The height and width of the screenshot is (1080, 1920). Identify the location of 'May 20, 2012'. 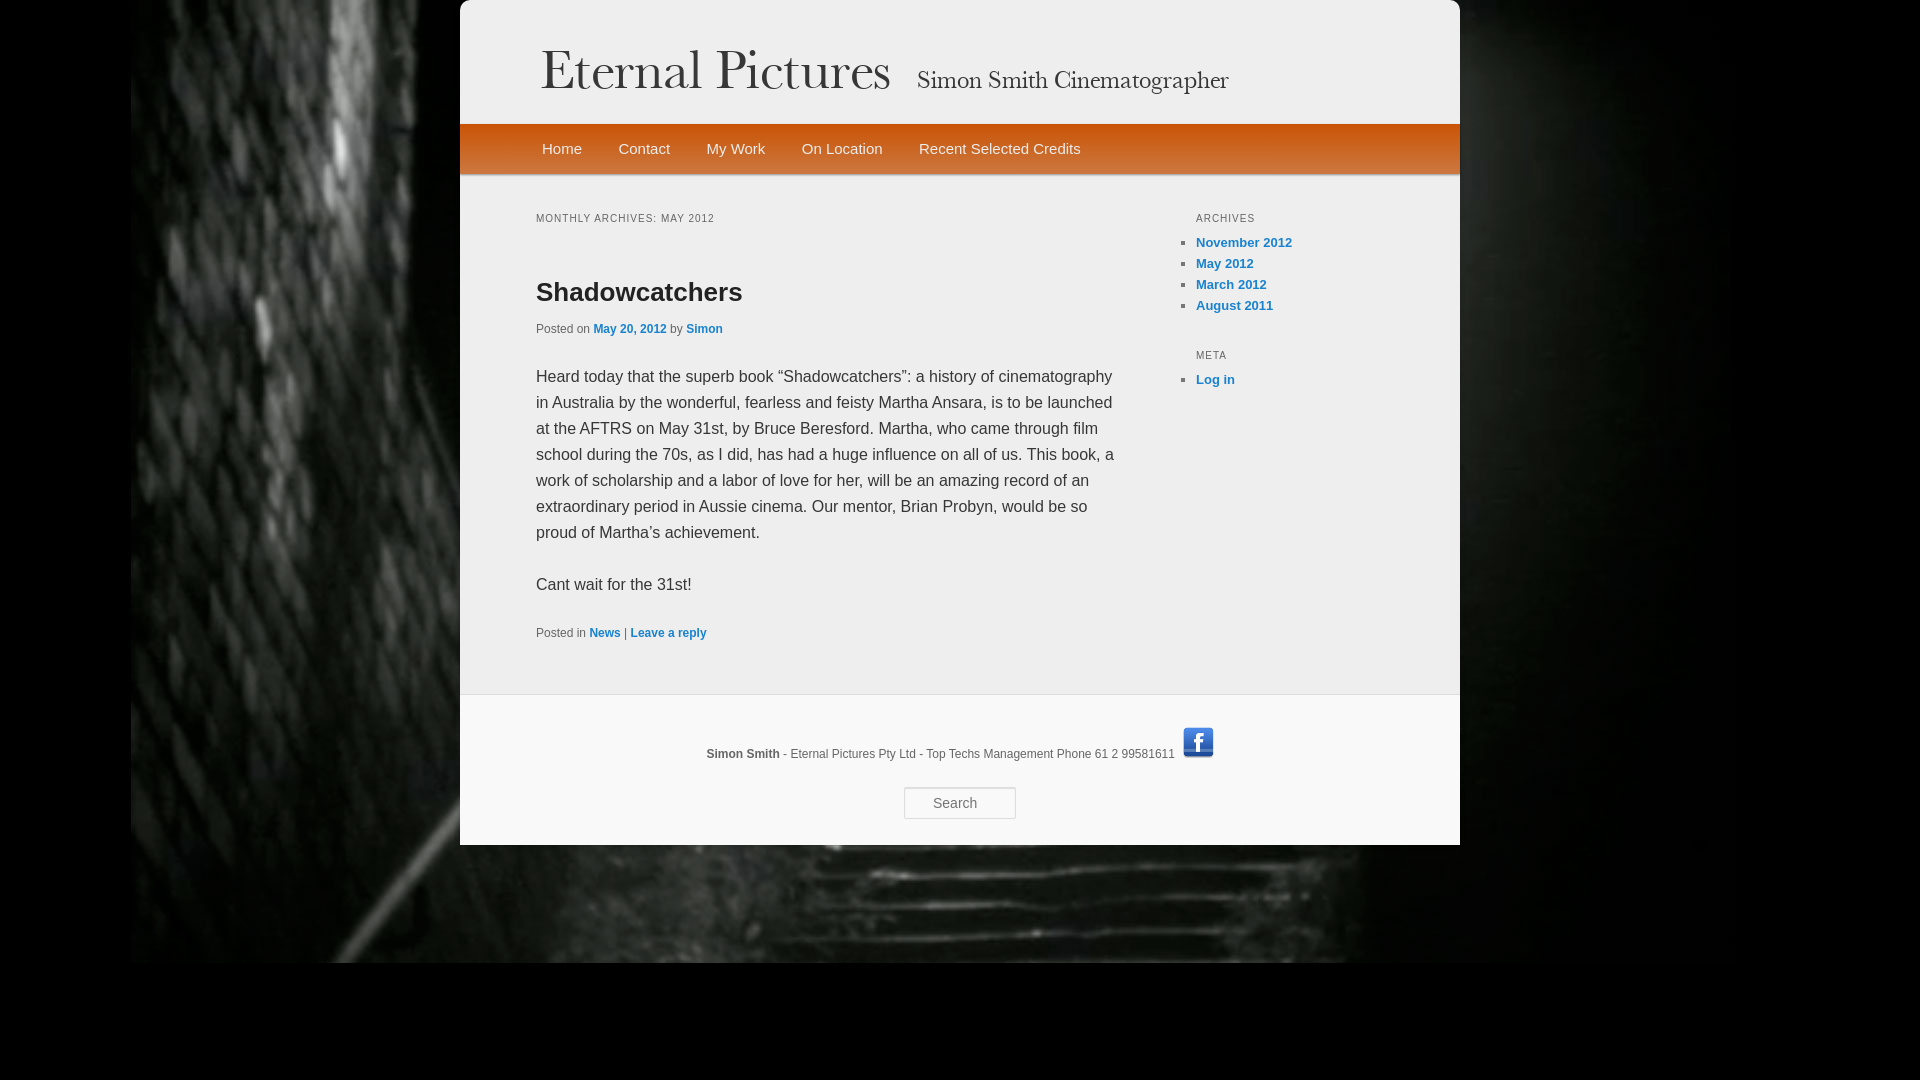
(628, 327).